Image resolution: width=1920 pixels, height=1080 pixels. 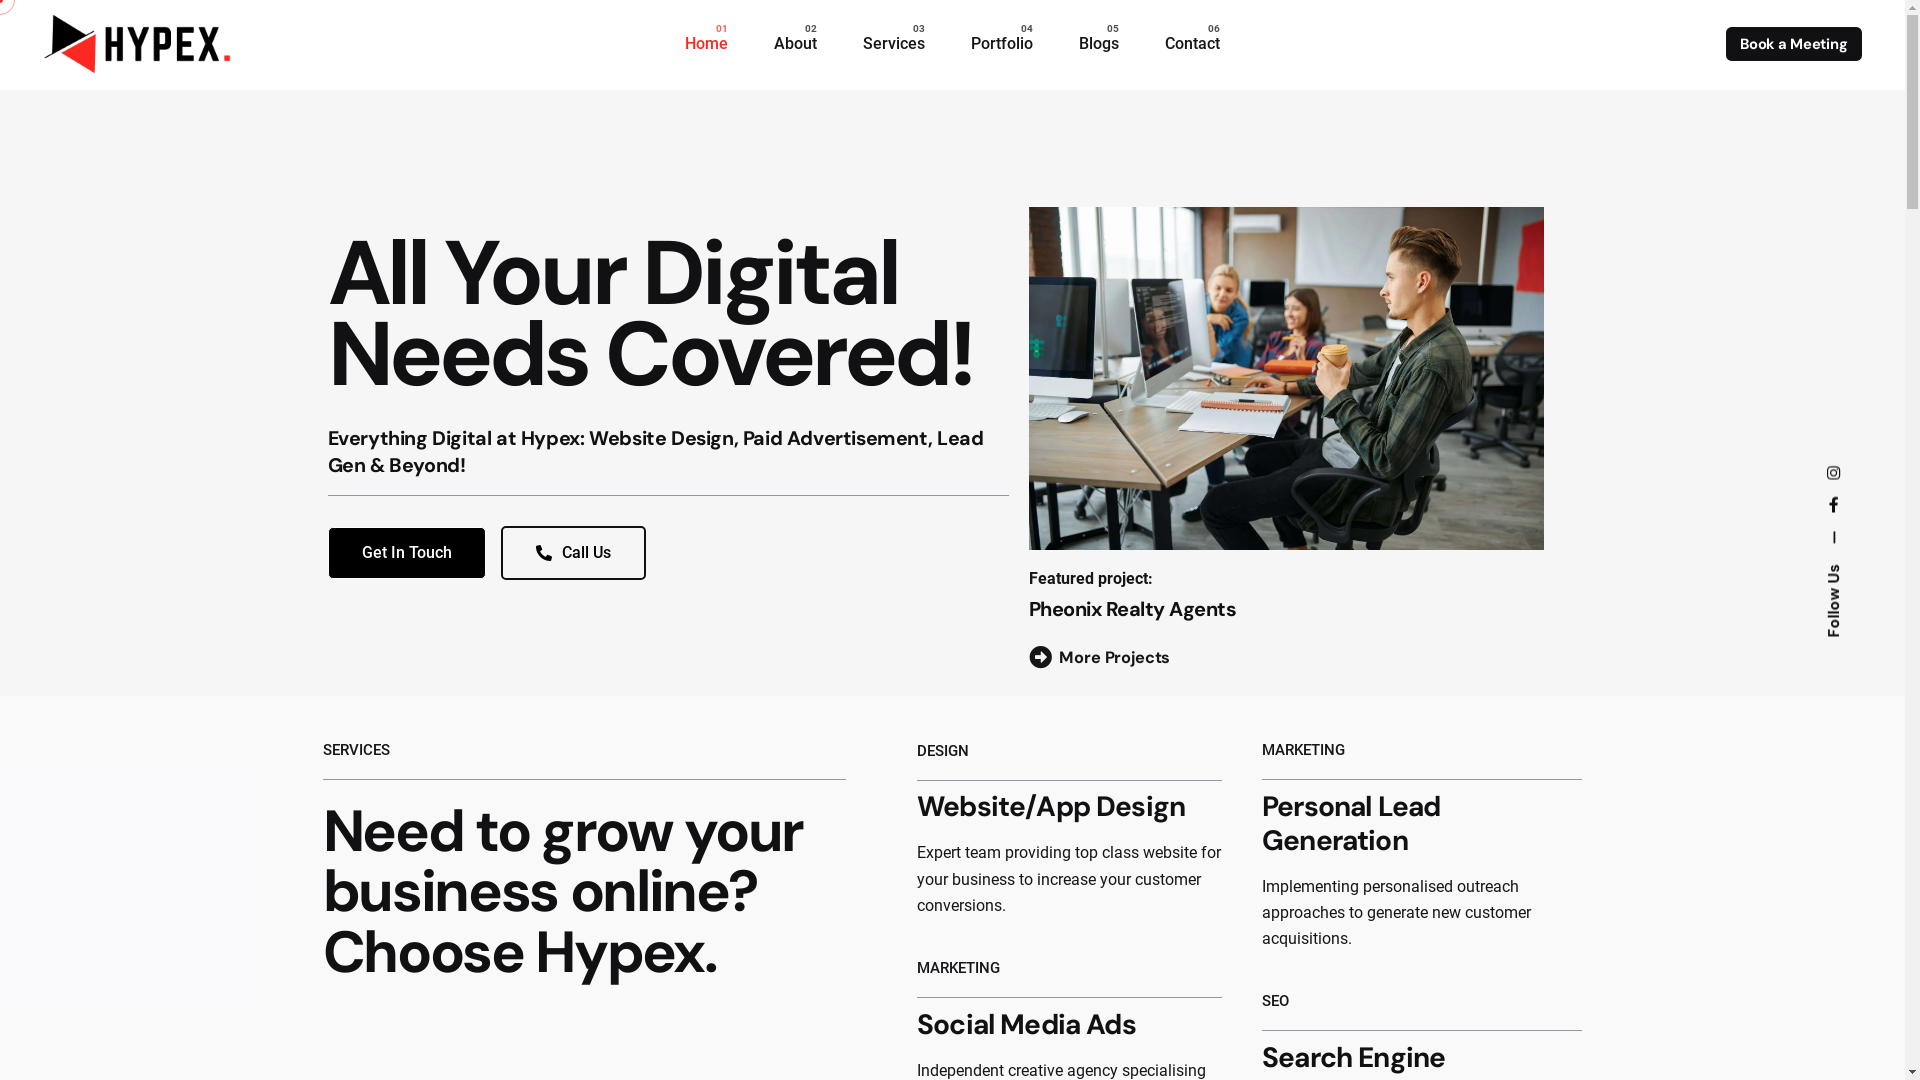 What do you see at coordinates (1350, 823) in the screenshot?
I see `'Personal Lead Generation'` at bounding box center [1350, 823].